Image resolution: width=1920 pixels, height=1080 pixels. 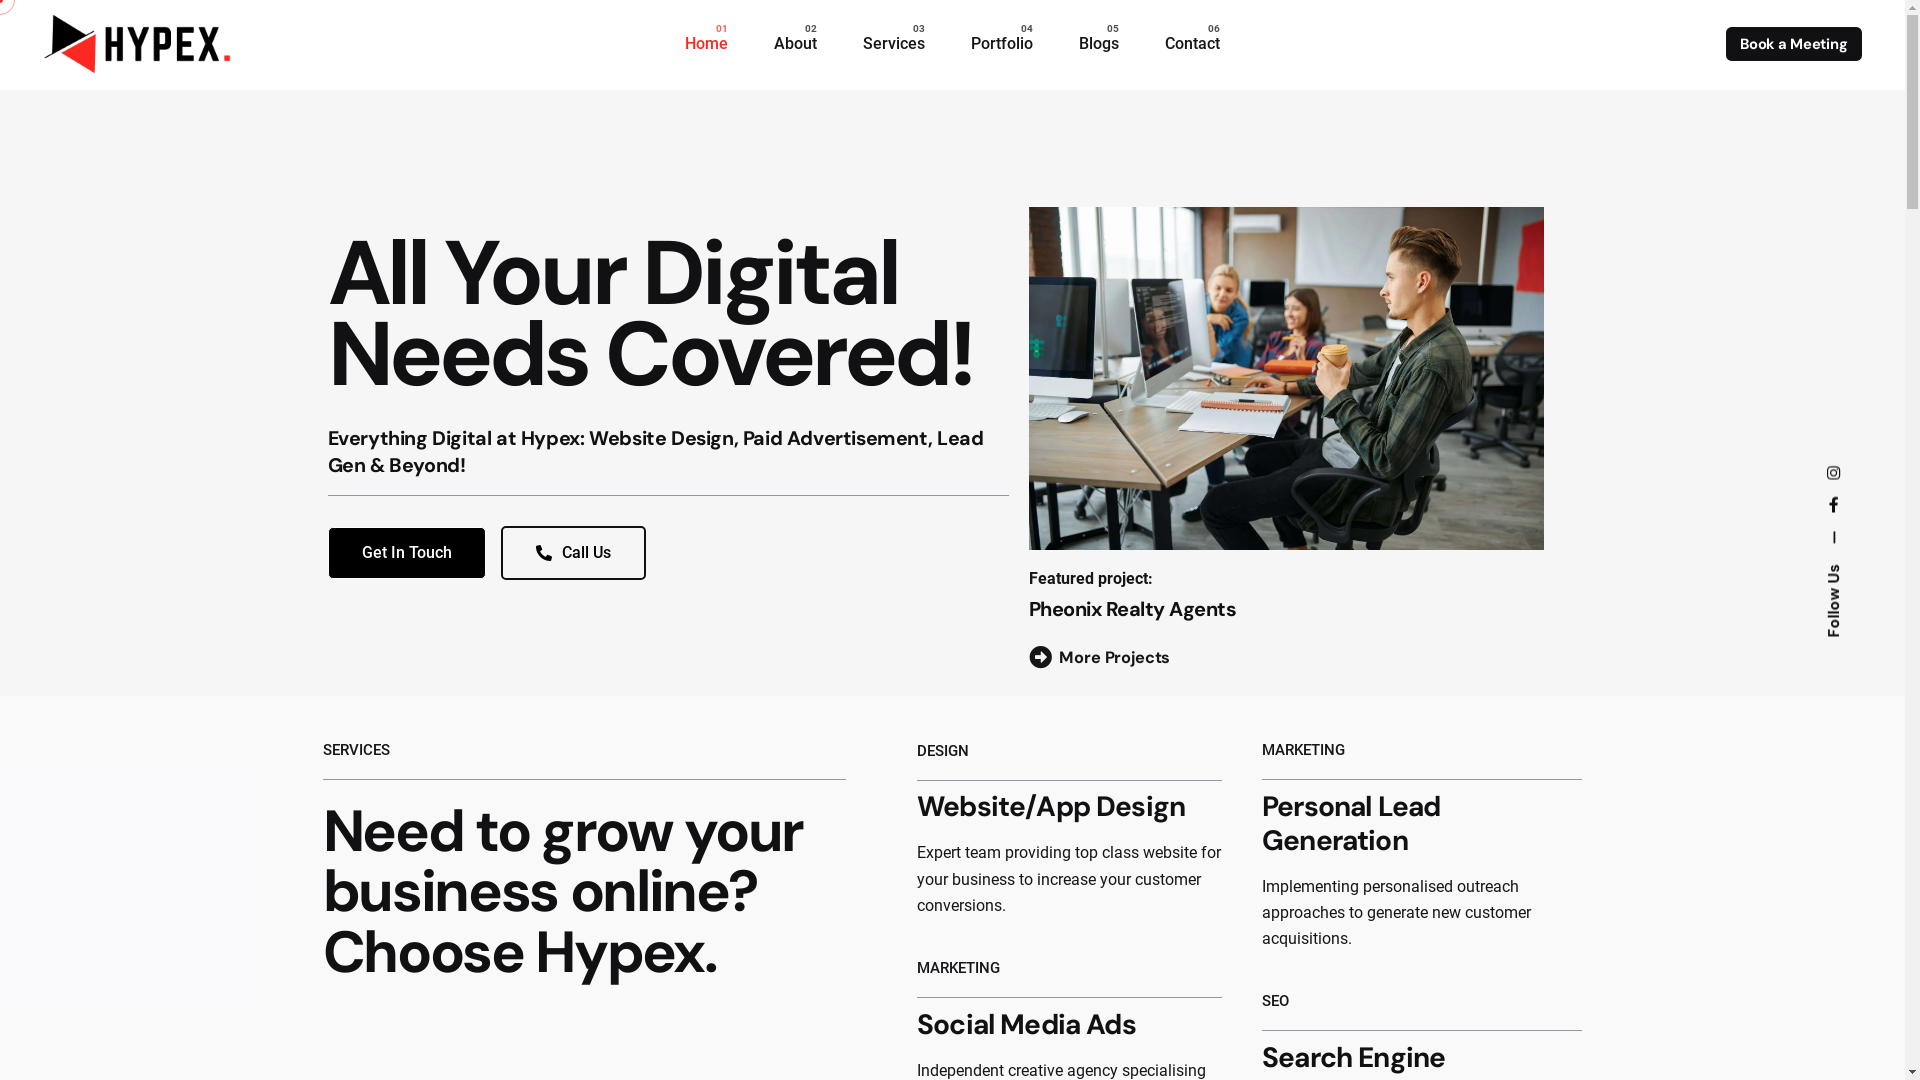 What do you see at coordinates (1350, 823) in the screenshot?
I see `'Personal Lead Generation'` at bounding box center [1350, 823].